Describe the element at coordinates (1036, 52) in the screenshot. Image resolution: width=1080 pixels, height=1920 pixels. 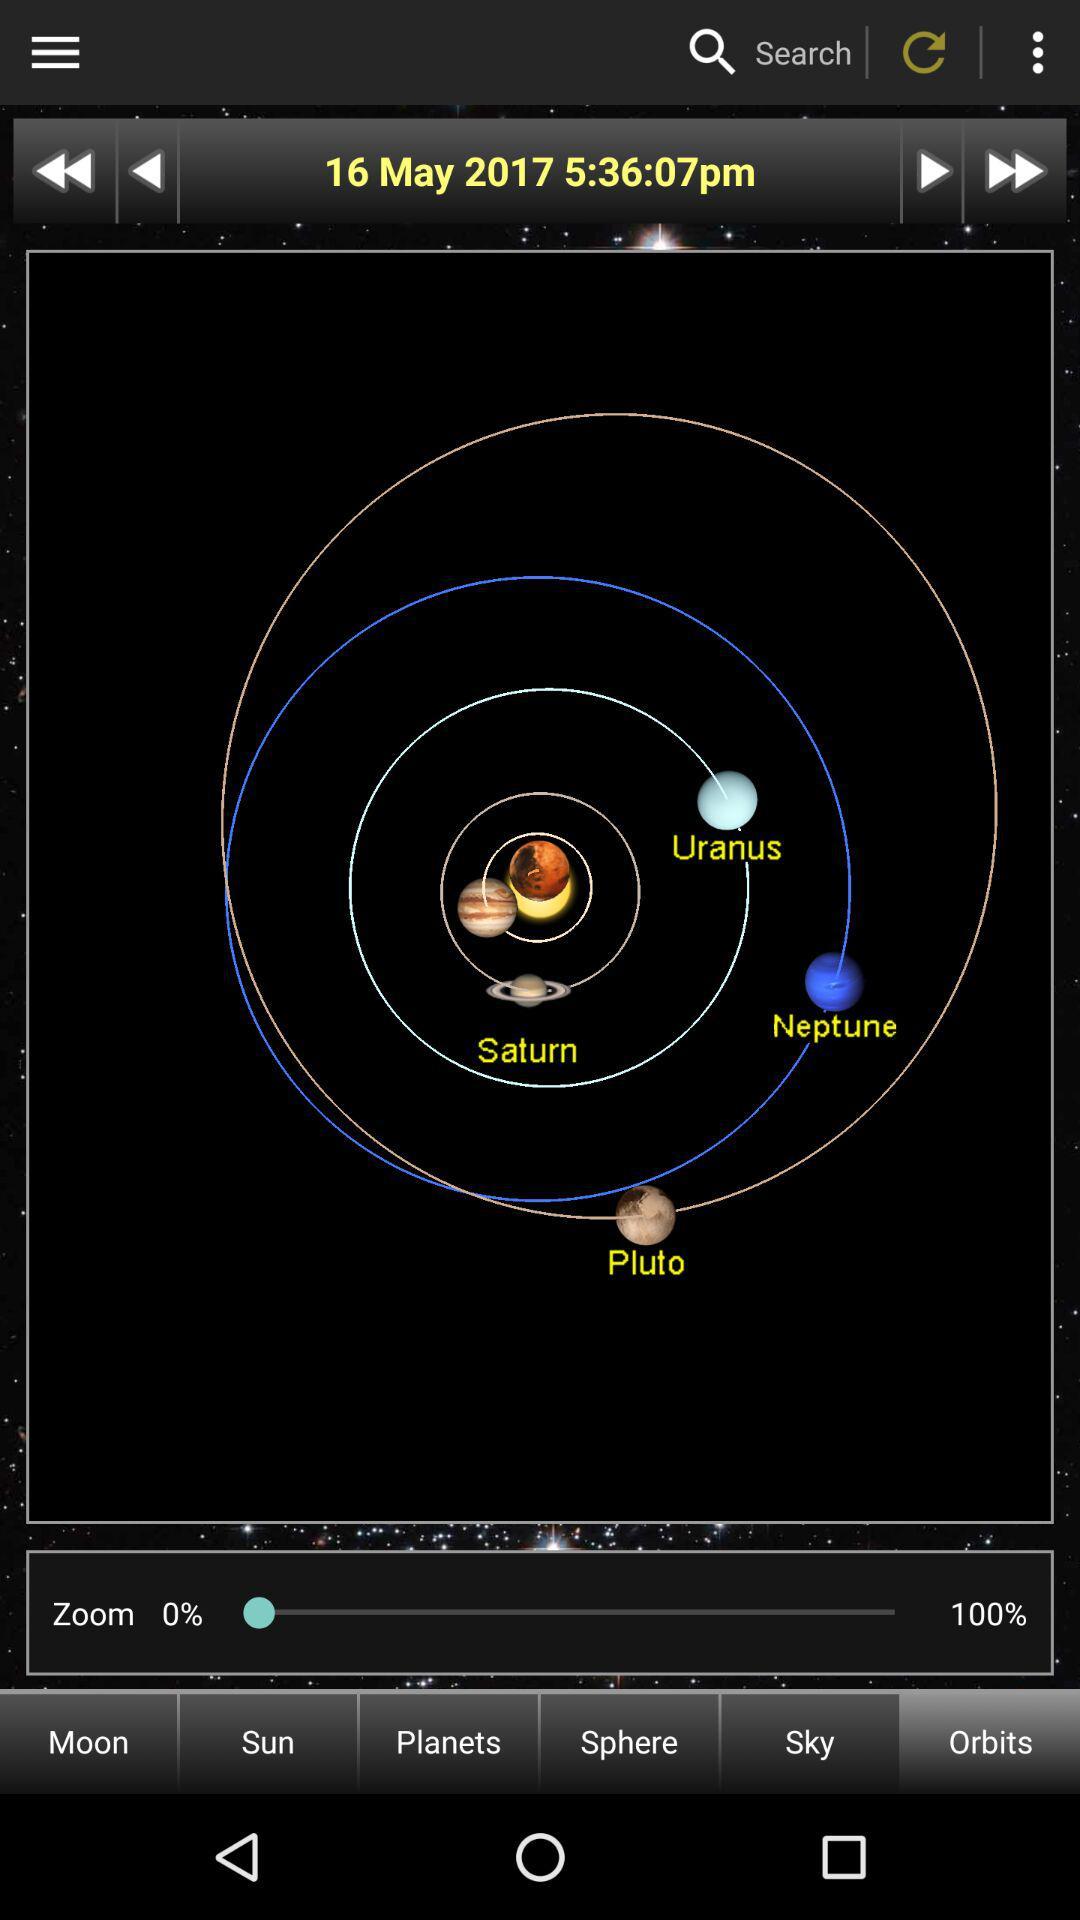
I see `open more actions` at that location.